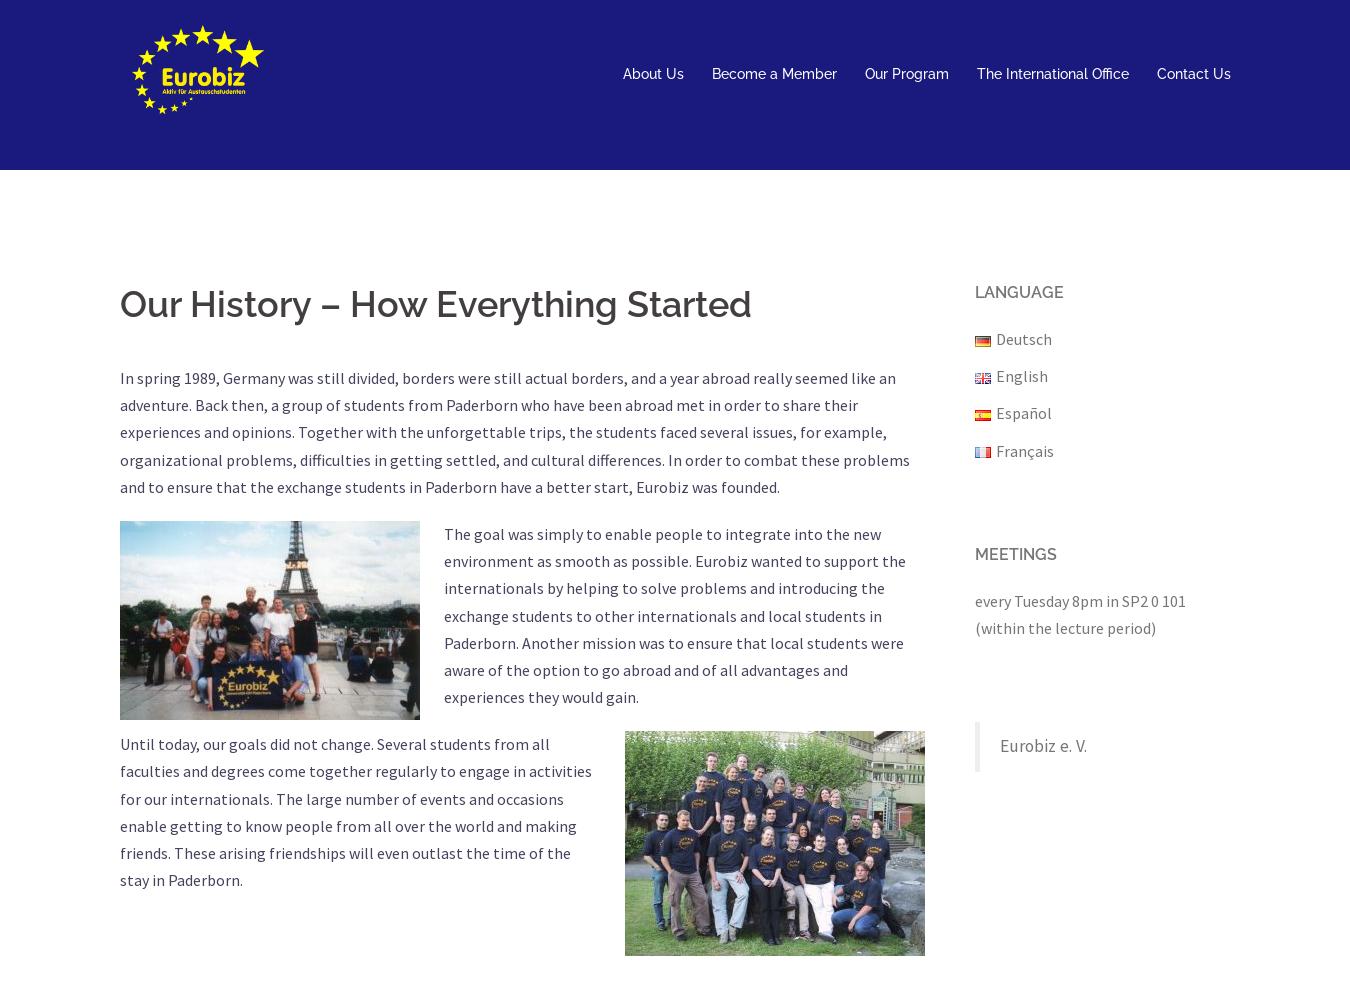  What do you see at coordinates (1043, 745) in the screenshot?
I see `'Eurobiz e. V.'` at bounding box center [1043, 745].